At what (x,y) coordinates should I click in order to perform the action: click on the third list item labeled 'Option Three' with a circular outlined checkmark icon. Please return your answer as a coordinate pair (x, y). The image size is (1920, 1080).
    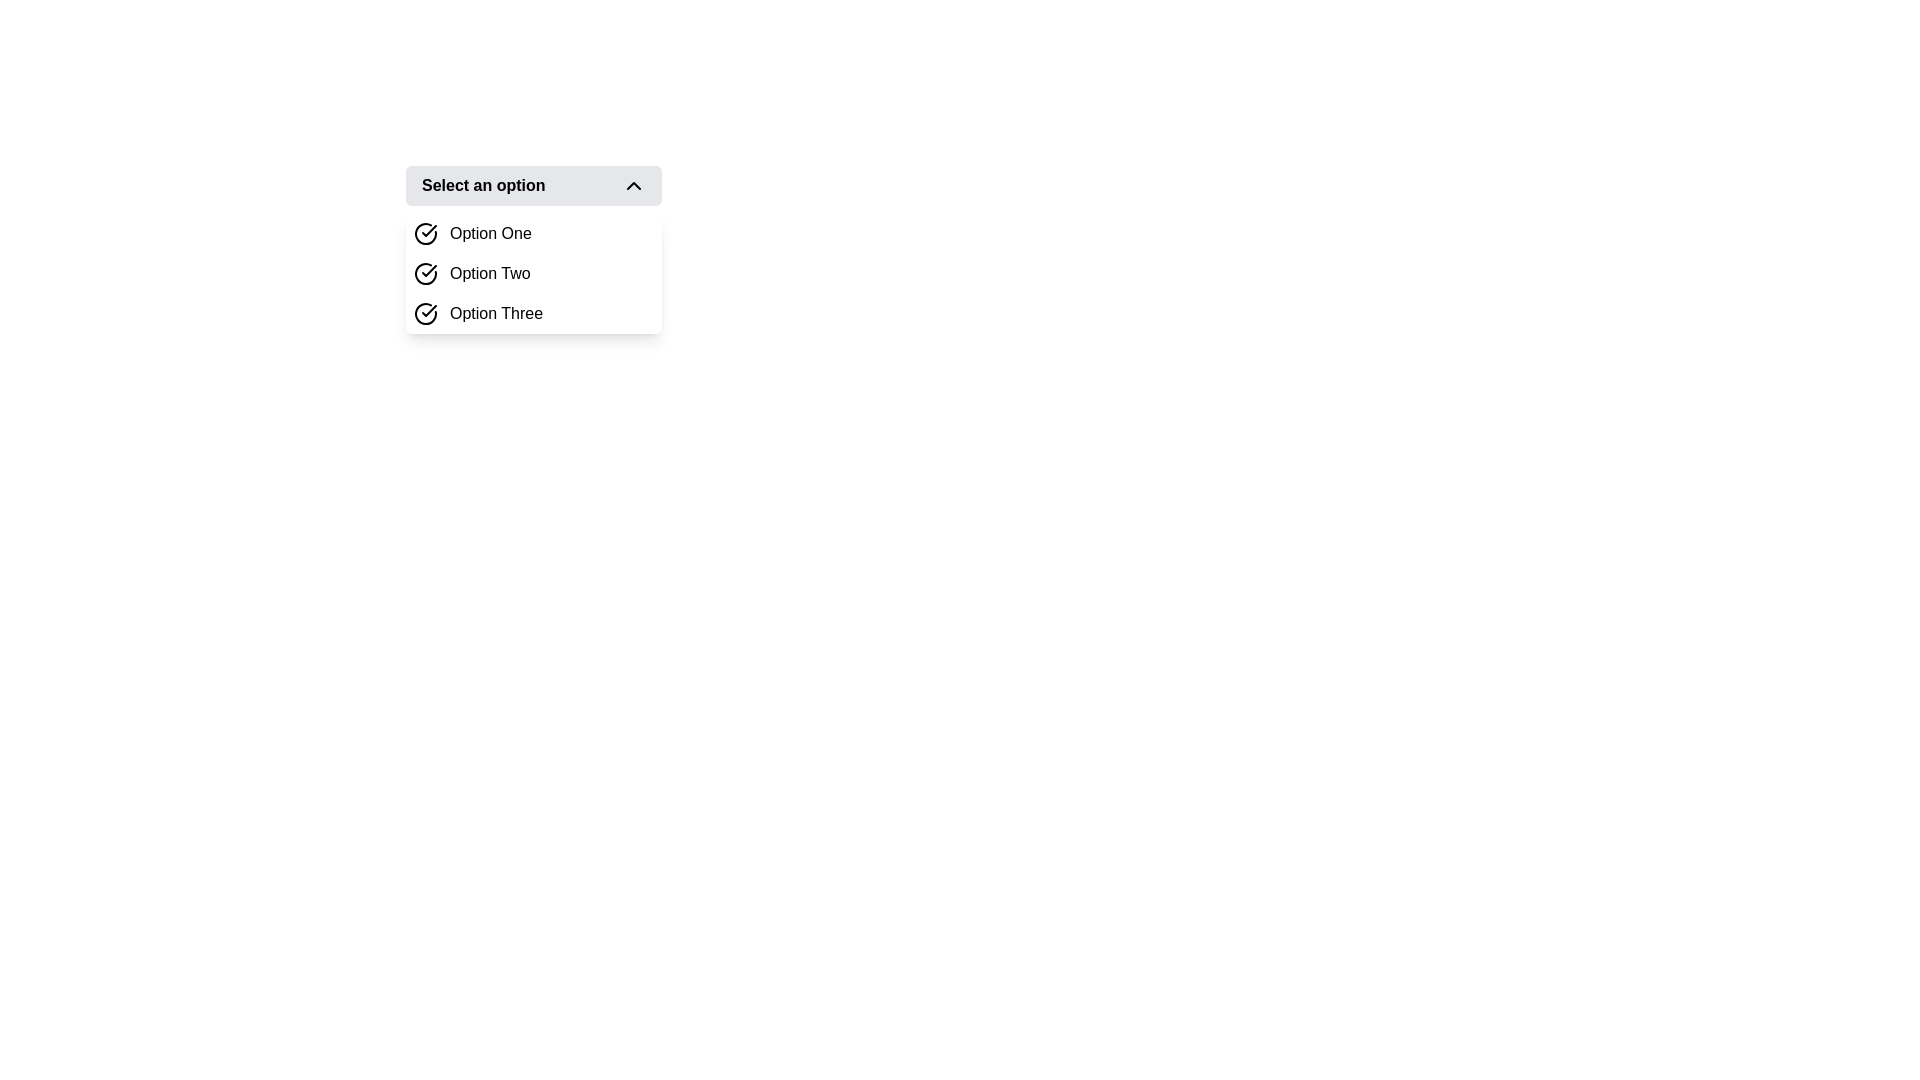
    Looking at the image, I should click on (533, 313).